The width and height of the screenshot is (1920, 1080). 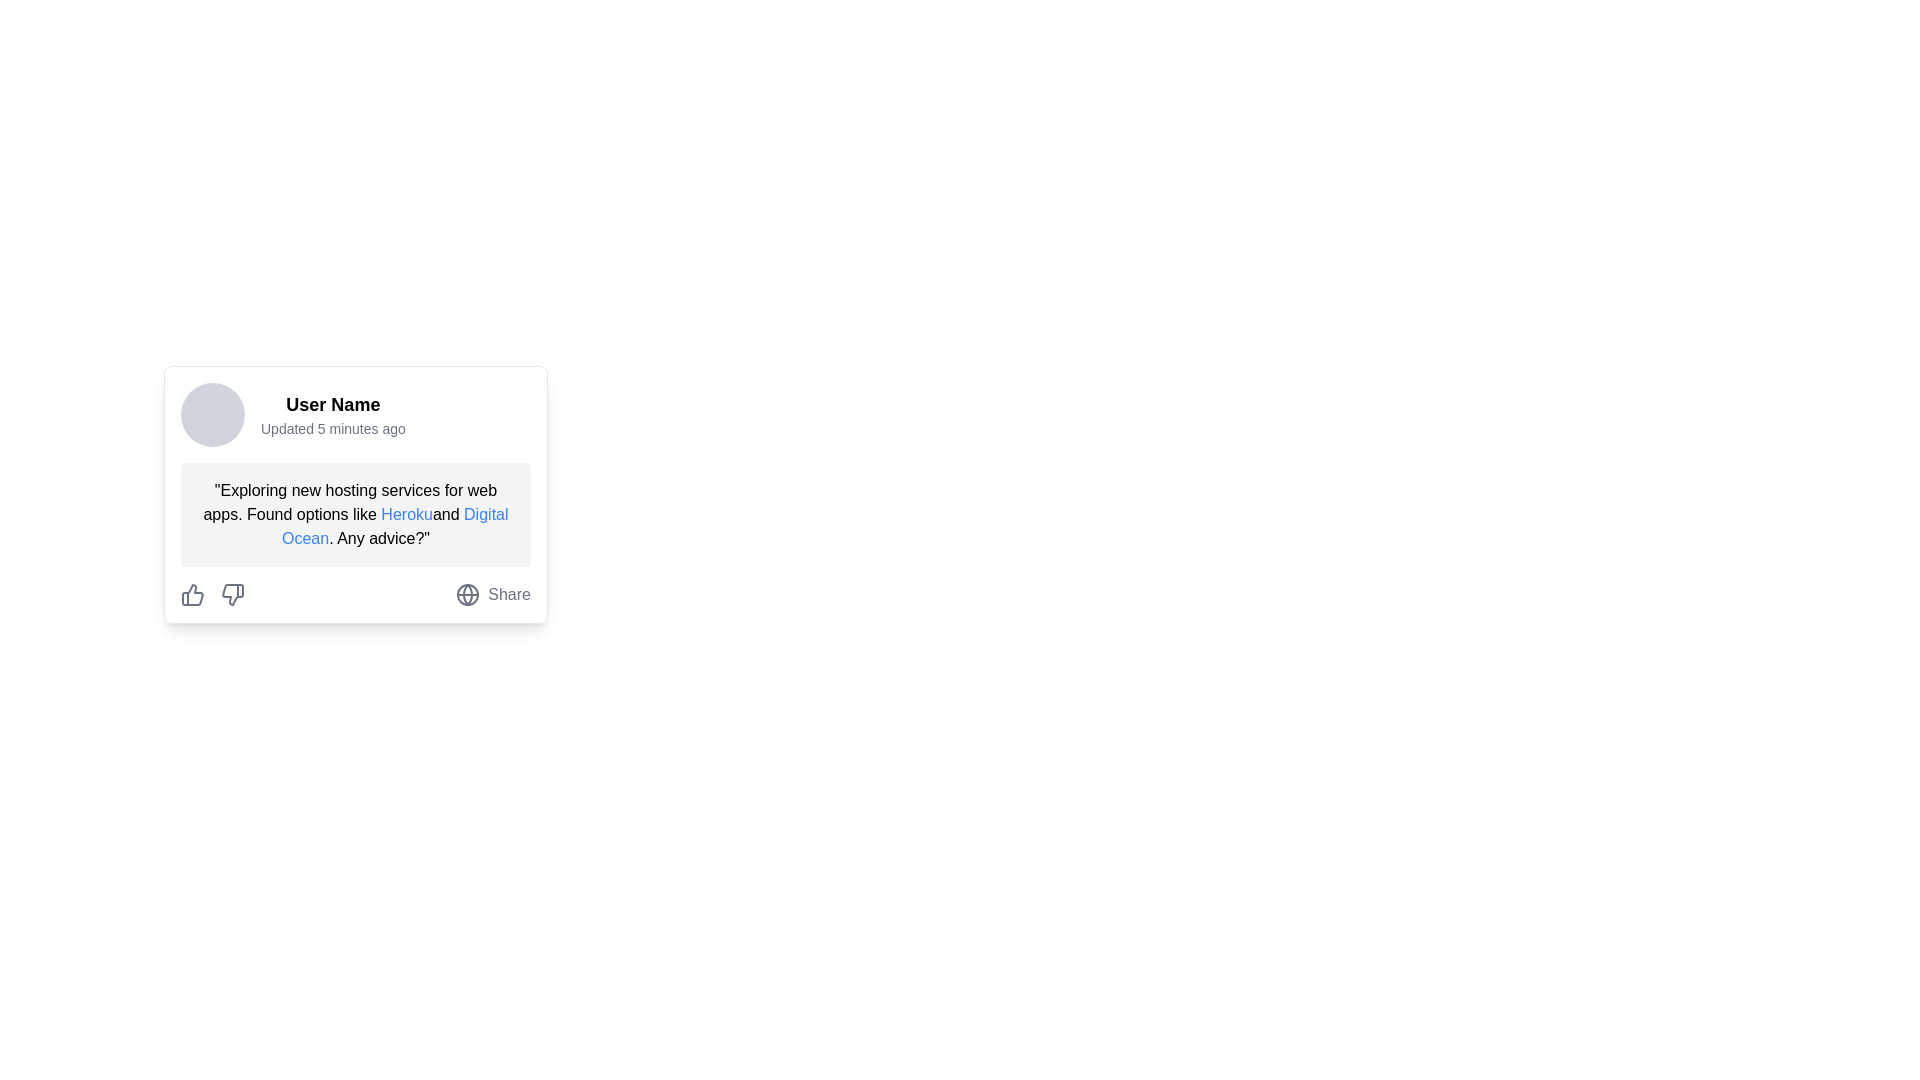 I want to click on the Text label that displays the timestamp of the last update related to the user's activity, located directly underneath the 'User Name' text in the profile card layout, so click(x=333, y=427).